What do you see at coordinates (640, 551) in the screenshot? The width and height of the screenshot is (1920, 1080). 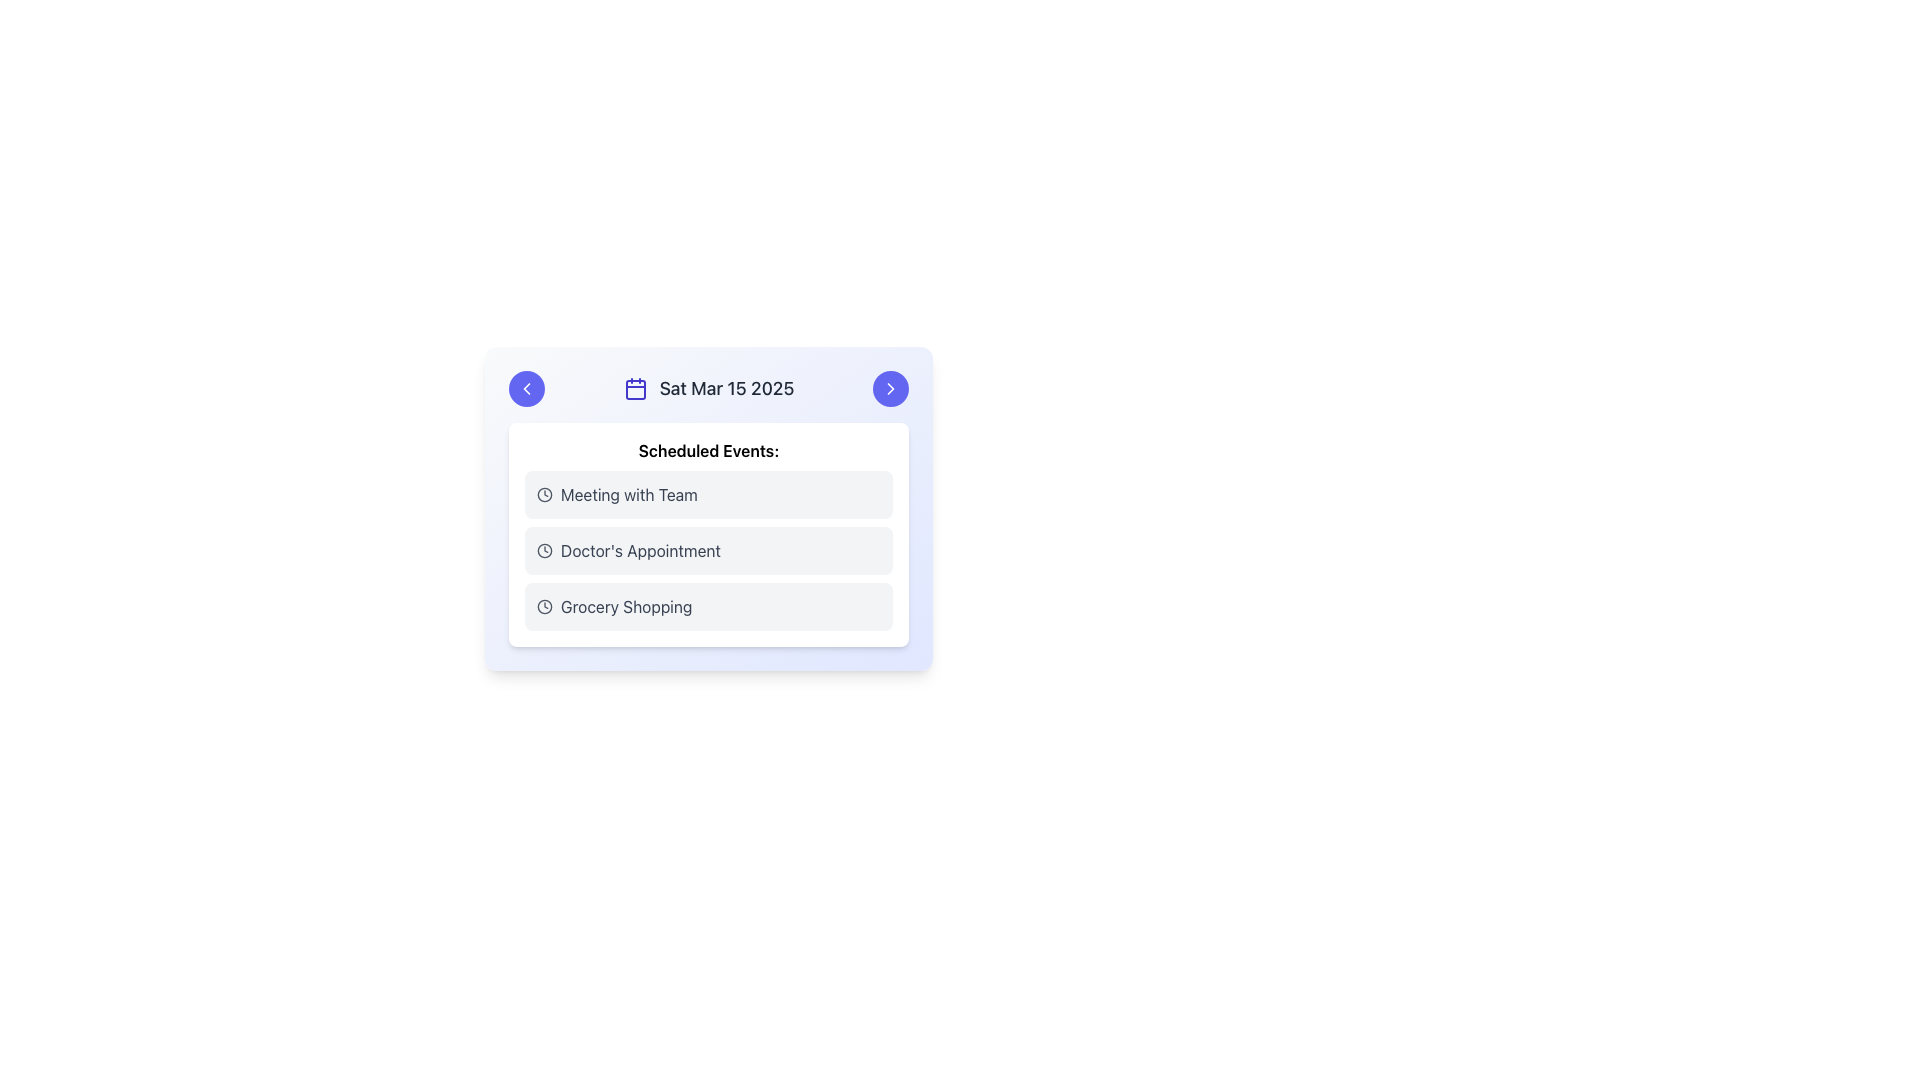 I see `the text label displaying "Doctor's Appointment" which is part of the scheduled events list and has a gray background` at bounding box center [640, 551].